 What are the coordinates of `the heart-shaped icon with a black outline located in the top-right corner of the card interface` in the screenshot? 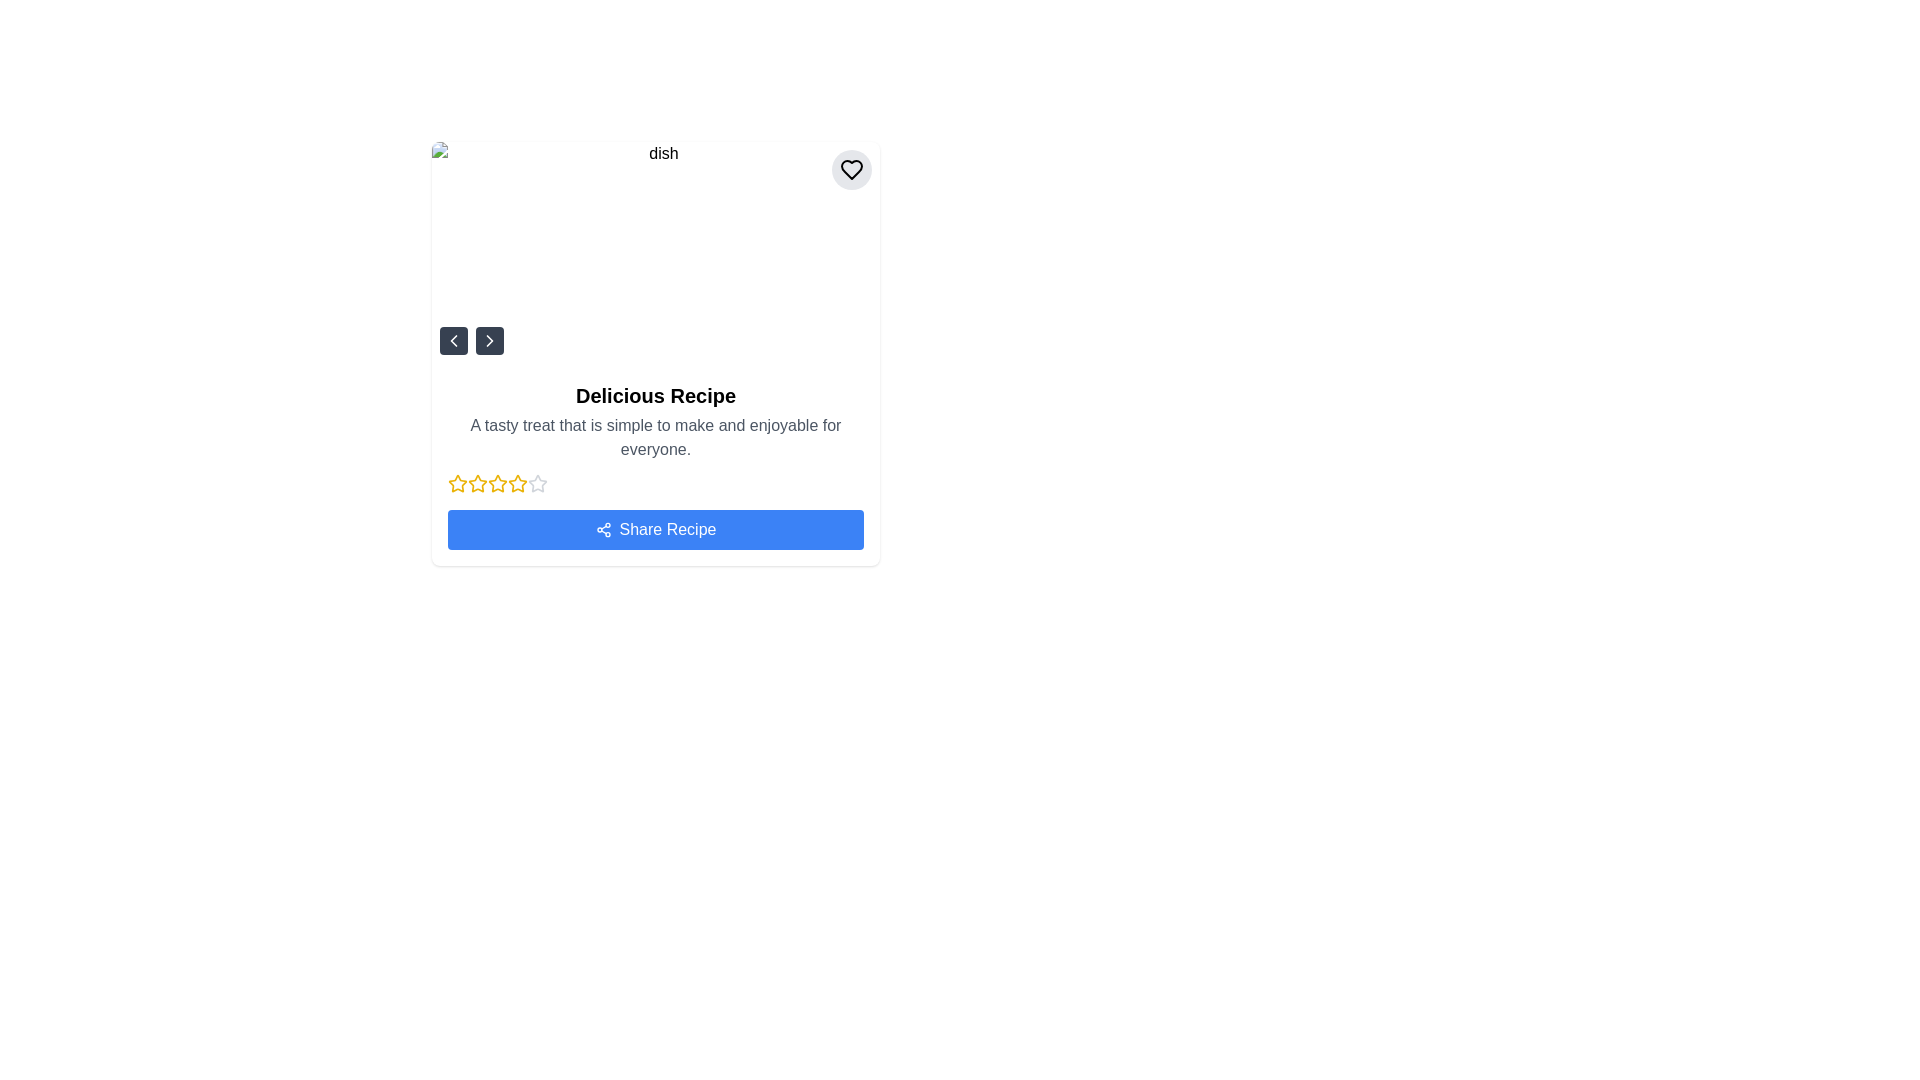 It's located at (851, 168).